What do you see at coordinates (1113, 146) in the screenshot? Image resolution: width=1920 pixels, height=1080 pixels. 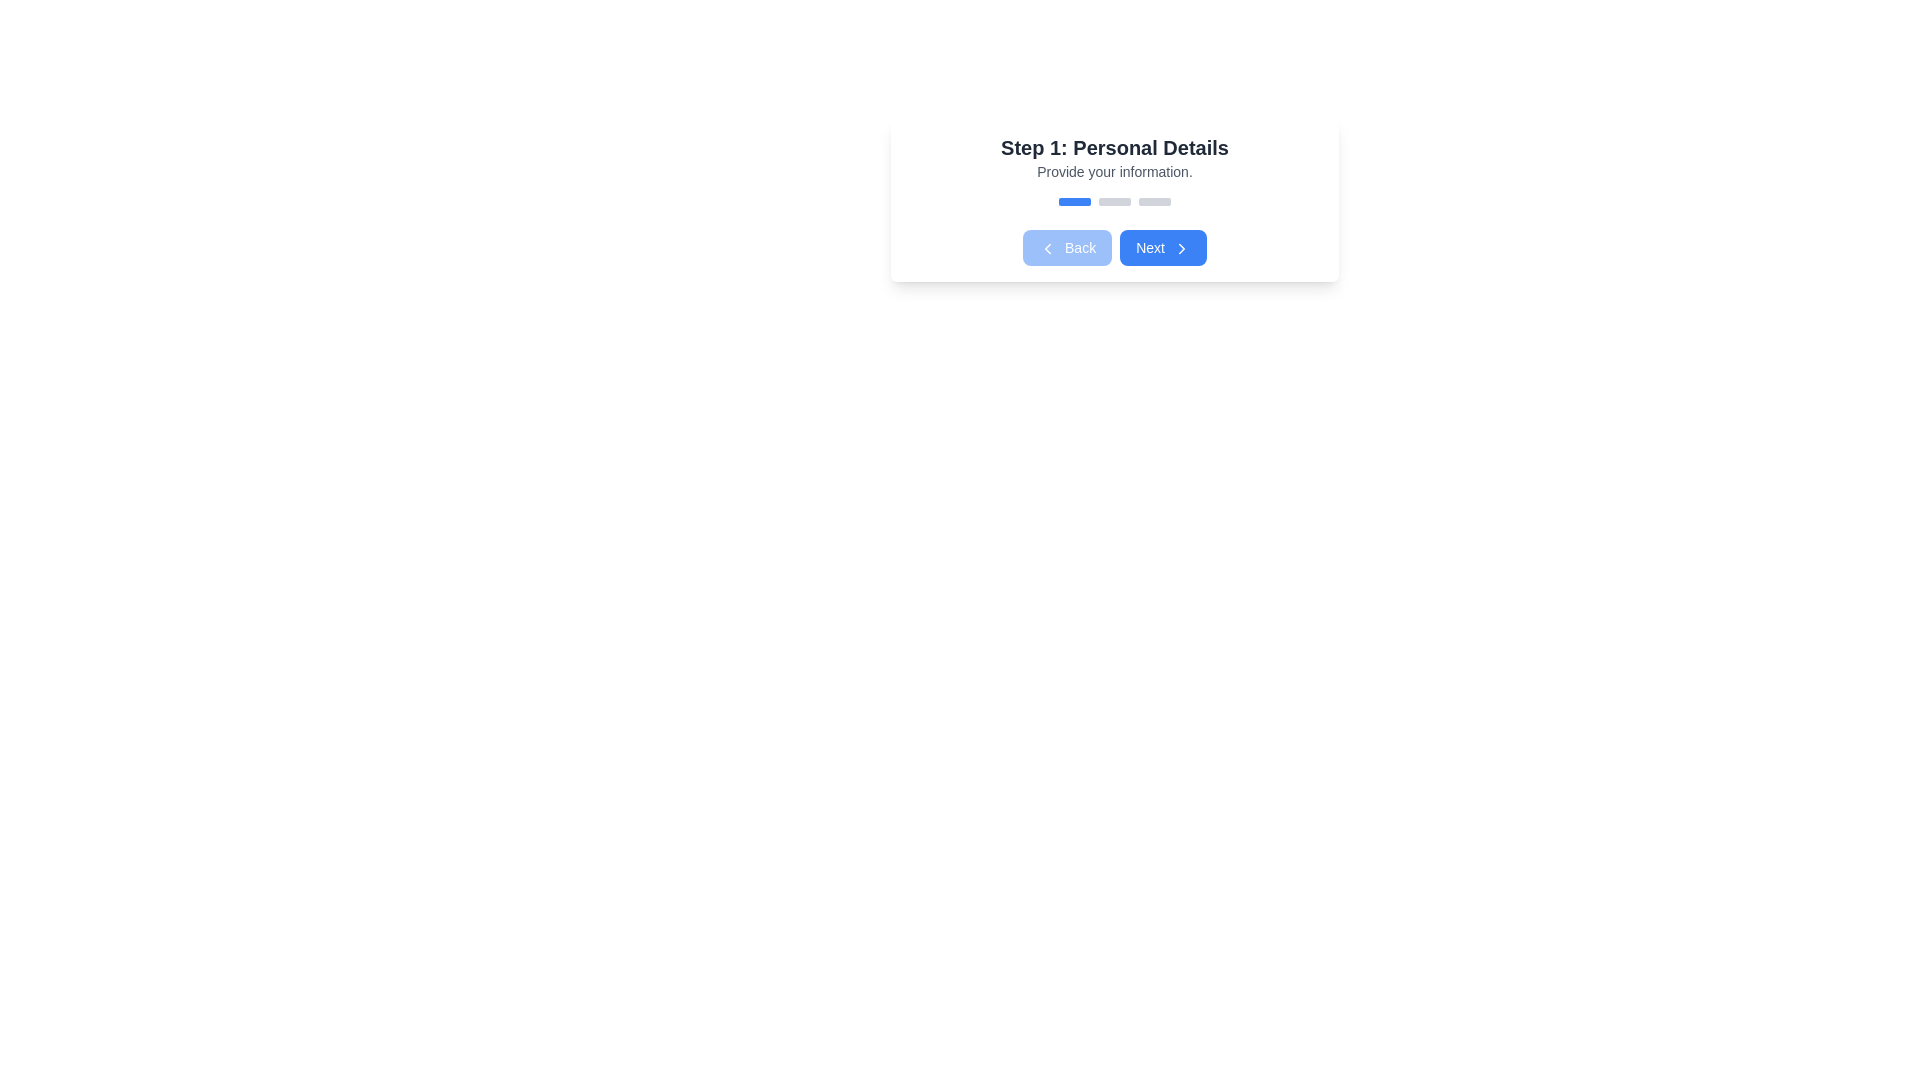 I see `the Text Header that indicates the section for 'Personal Details', positioned at the top center of the step indicator box above the text 'Provide your information'` at bounding box center [1113, 146].